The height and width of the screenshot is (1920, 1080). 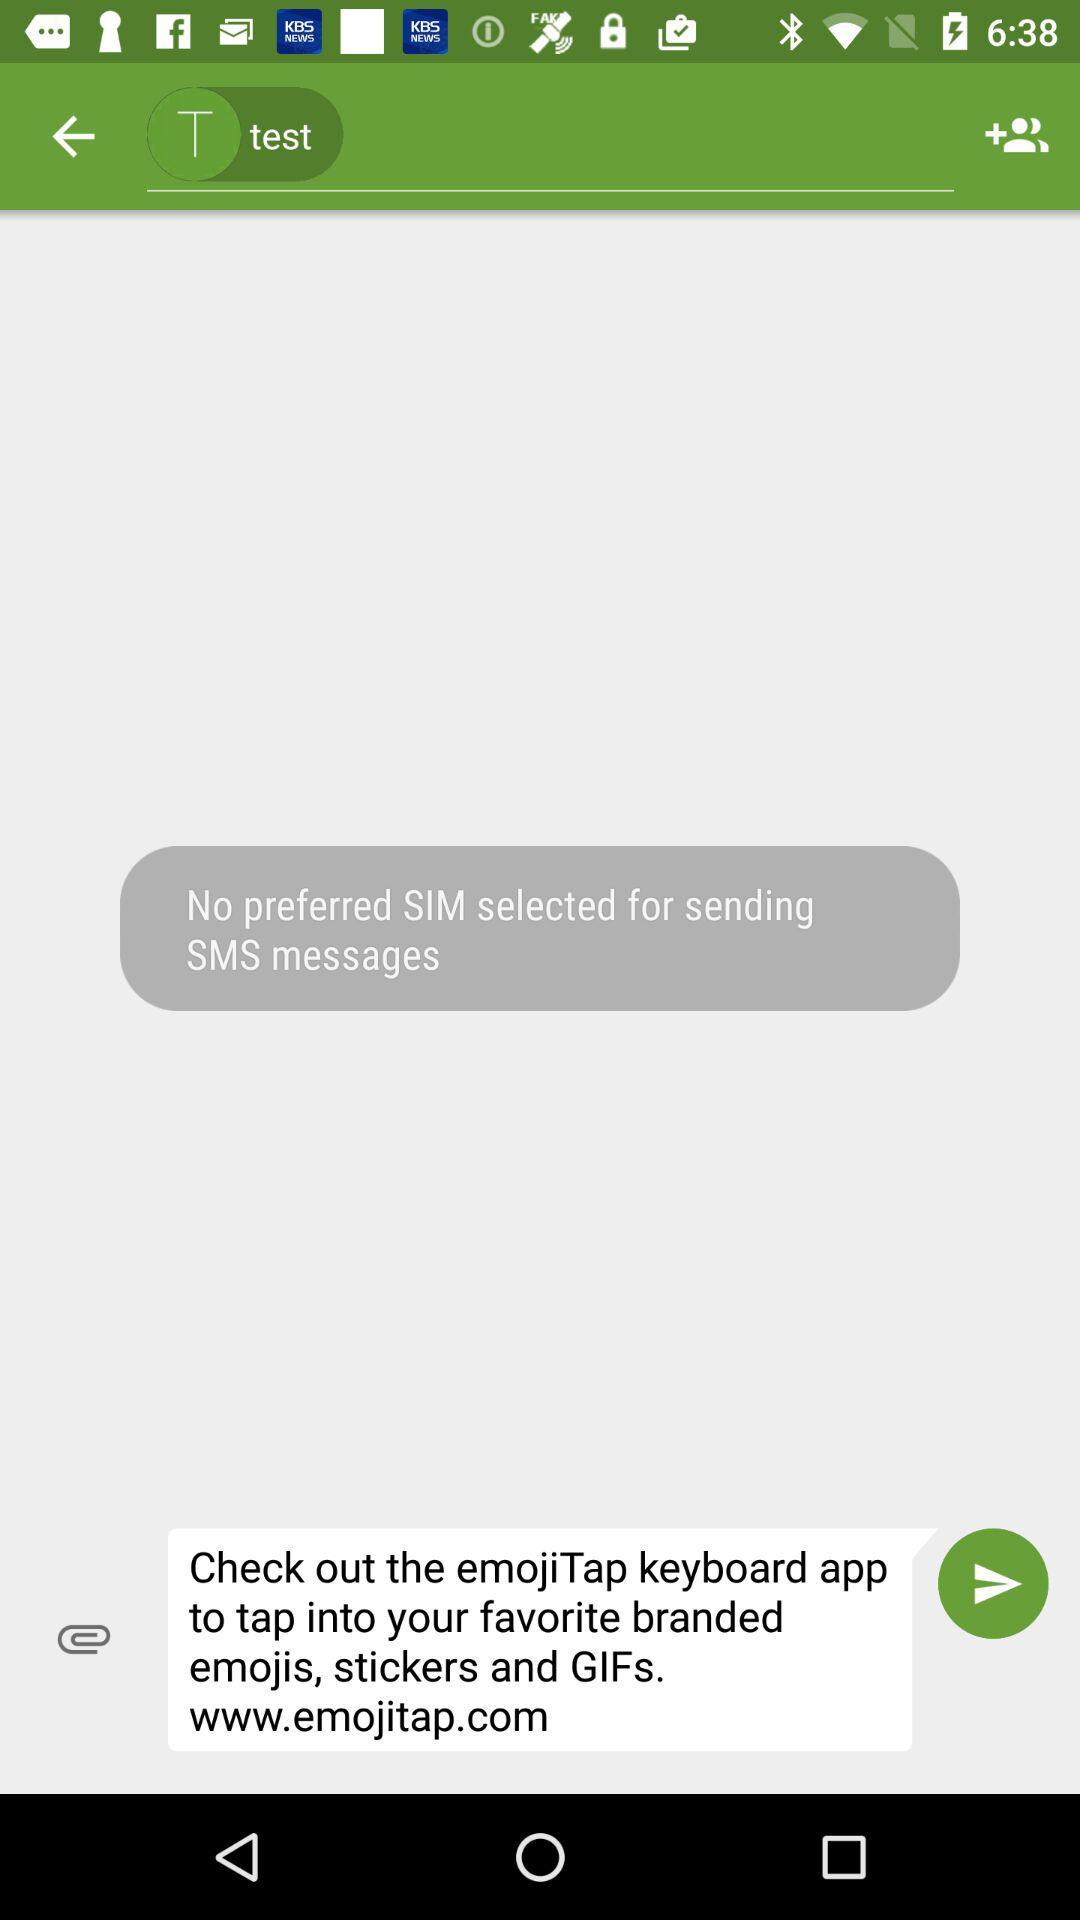 What do you see at coordinates (72, 135) in the screenshot?
I see `the icon to the left of (415) 123-4567,  icon` at bounding box center [72, 135].